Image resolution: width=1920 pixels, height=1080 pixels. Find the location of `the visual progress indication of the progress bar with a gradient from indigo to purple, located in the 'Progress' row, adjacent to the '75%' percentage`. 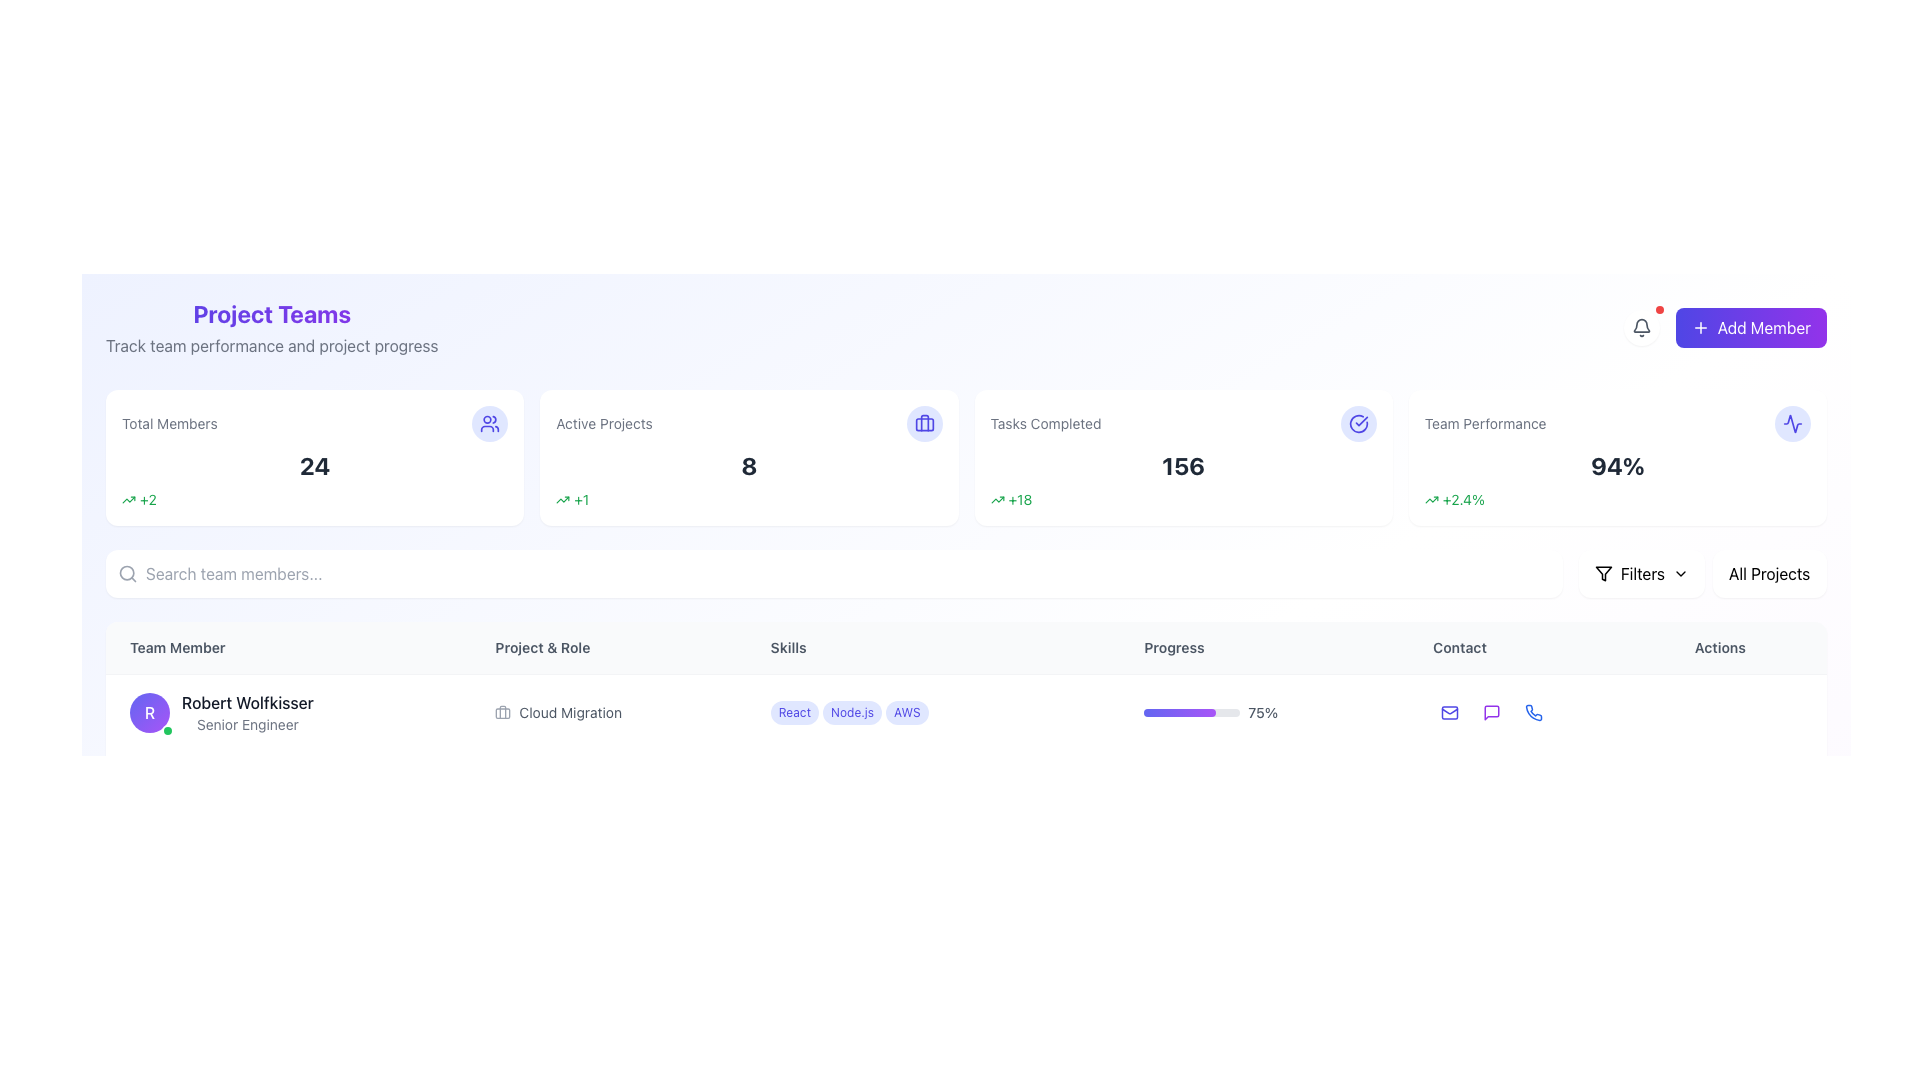

the visual progress indication of the progress bar with a gradient from indigo to purple, located in the 'Progress' row, adjacent to the '75%' percentage is located at coordinates (1192, 712).